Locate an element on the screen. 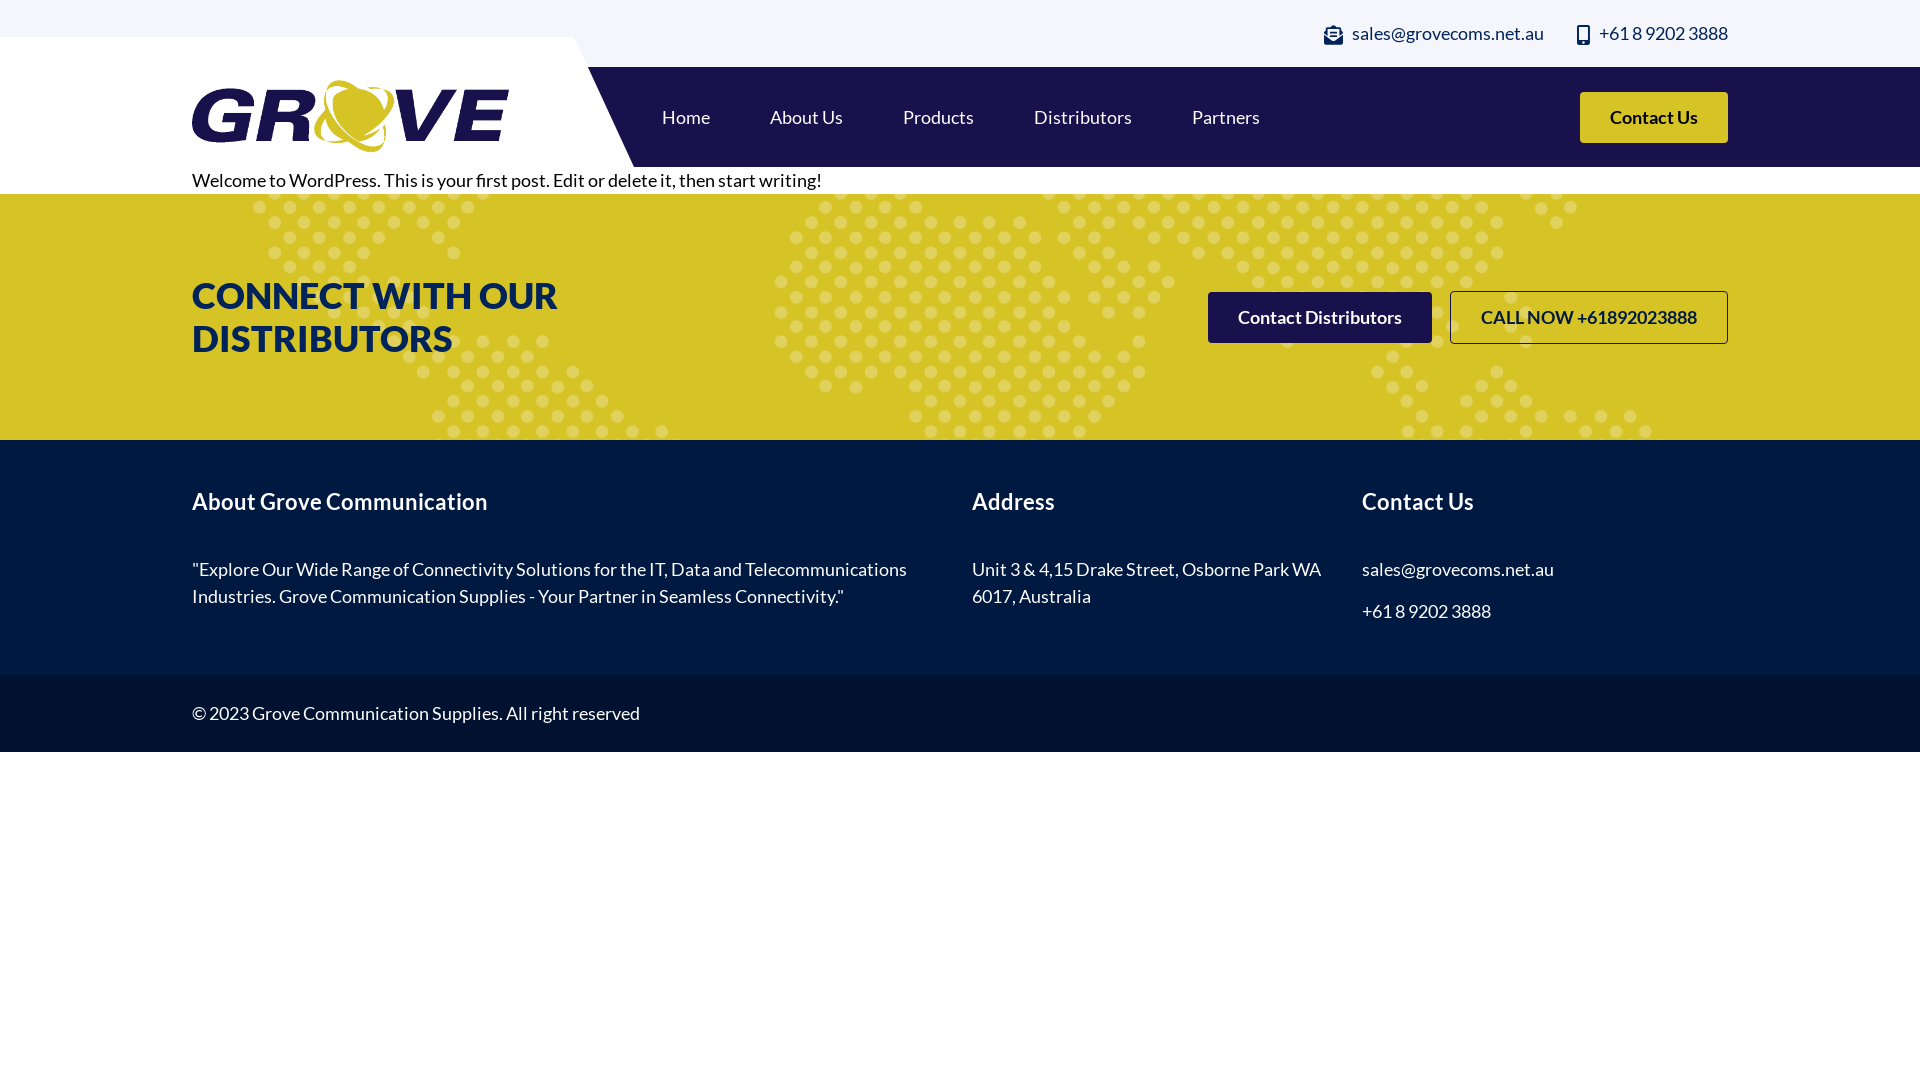  'Distributors' is located at coordinates (1082, 116).